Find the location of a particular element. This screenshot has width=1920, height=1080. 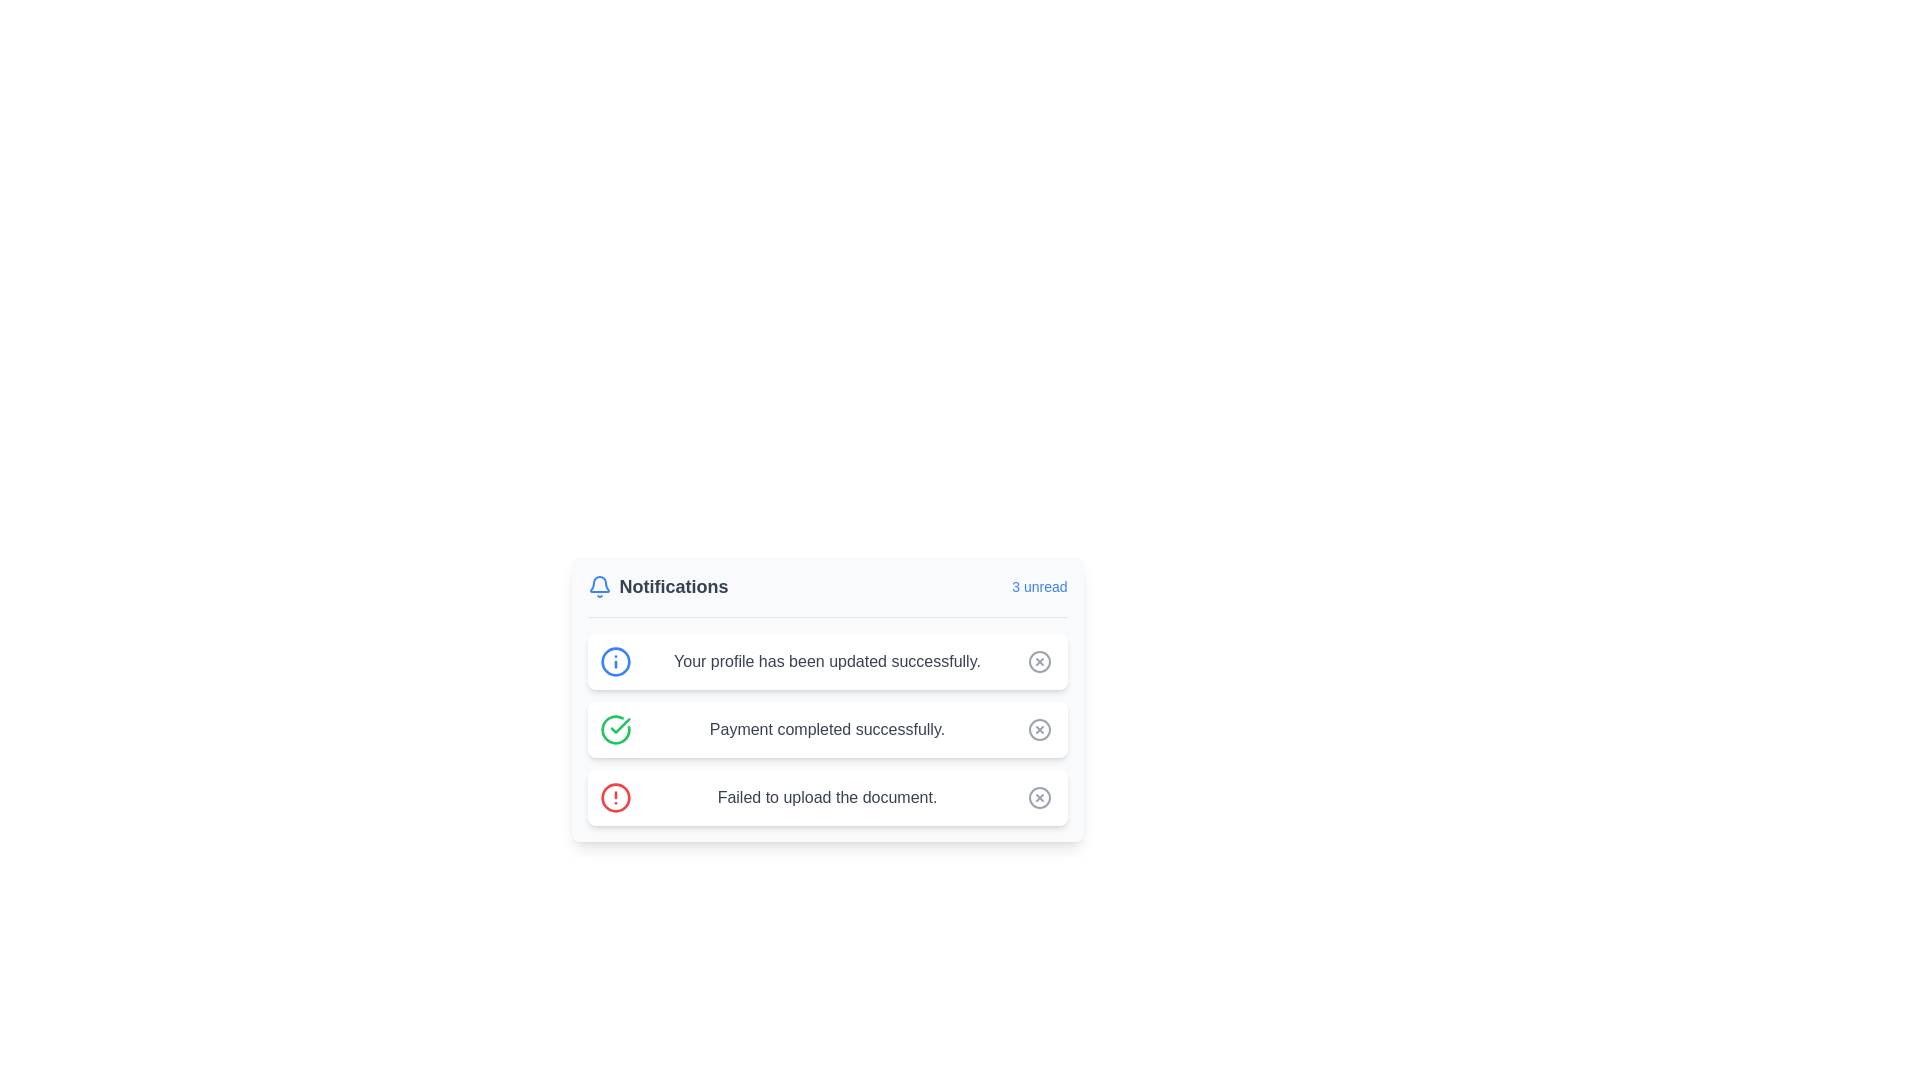

the text label that reads 'Your profile has been updated successfully.' within the first notification card under the 'Notifications' header by clicking on it is located at coordinates (827, 662).